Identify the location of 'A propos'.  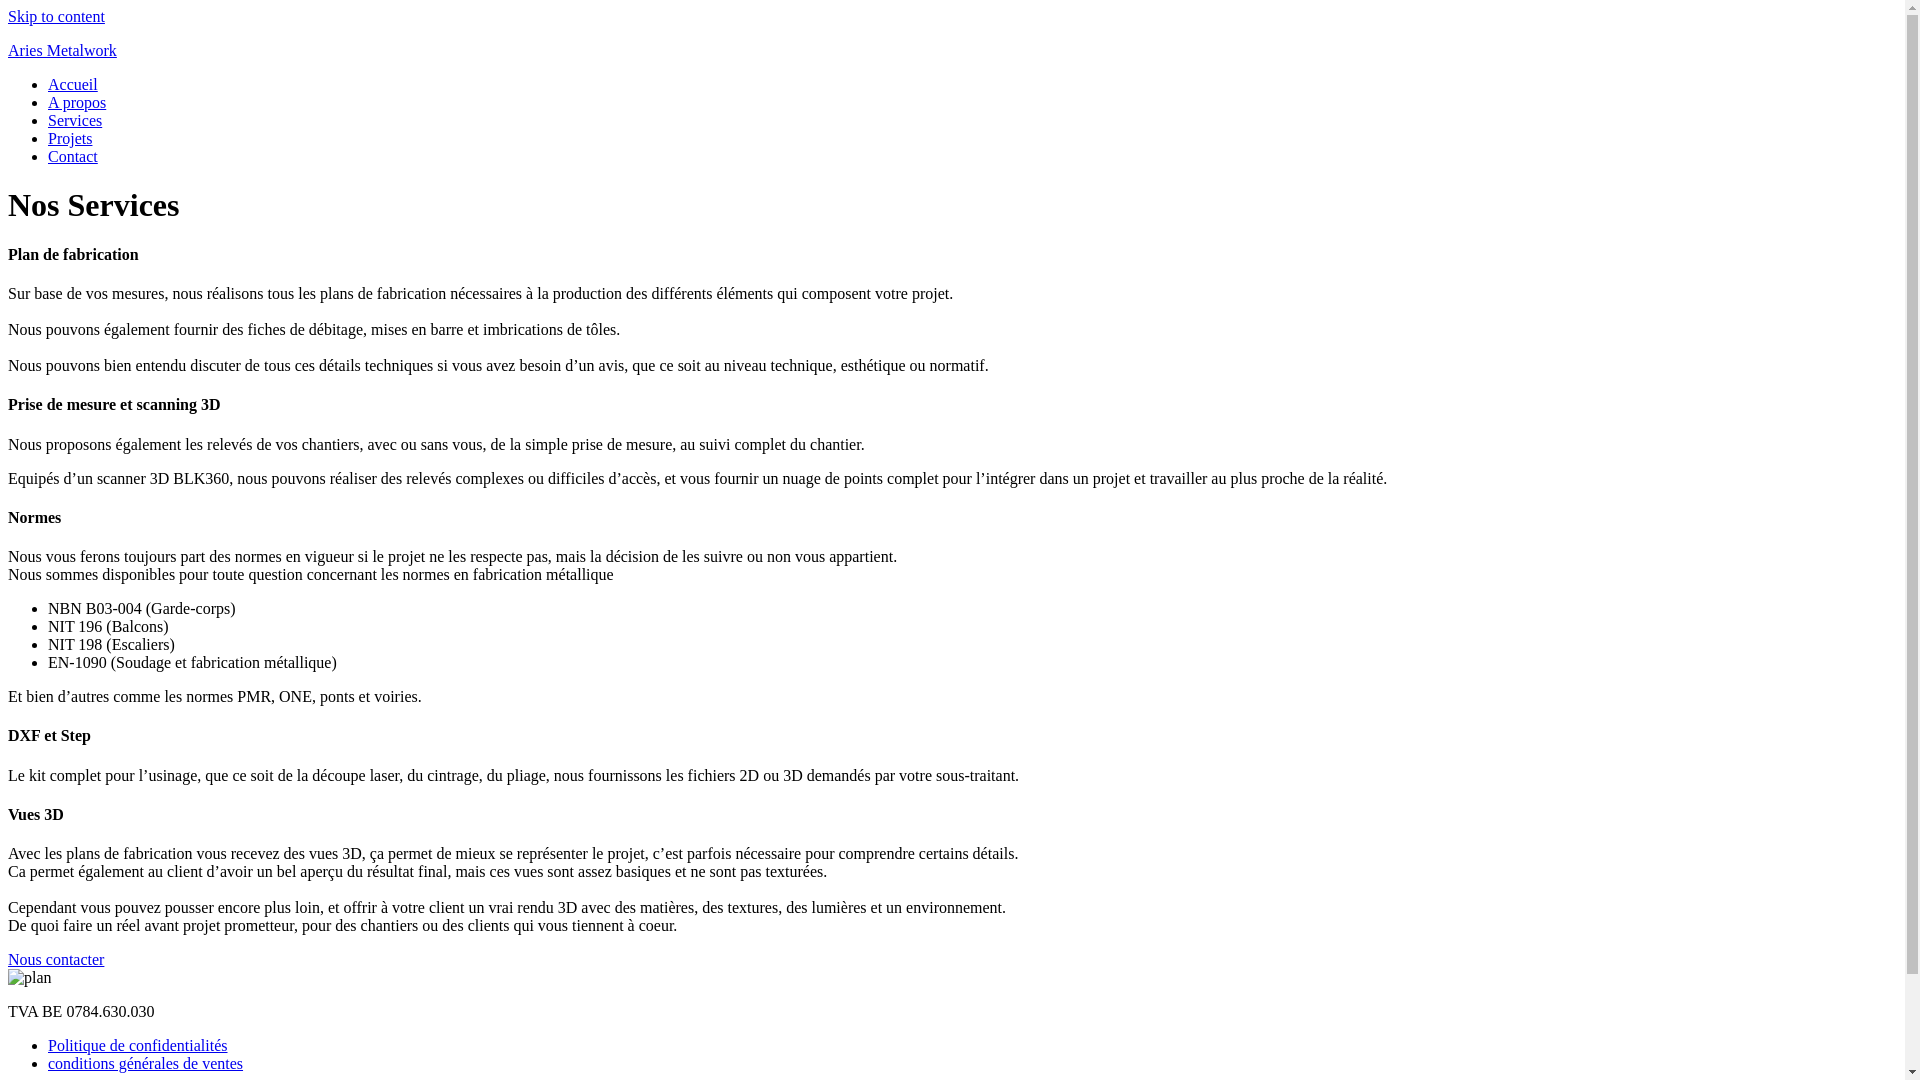
(76, 102).